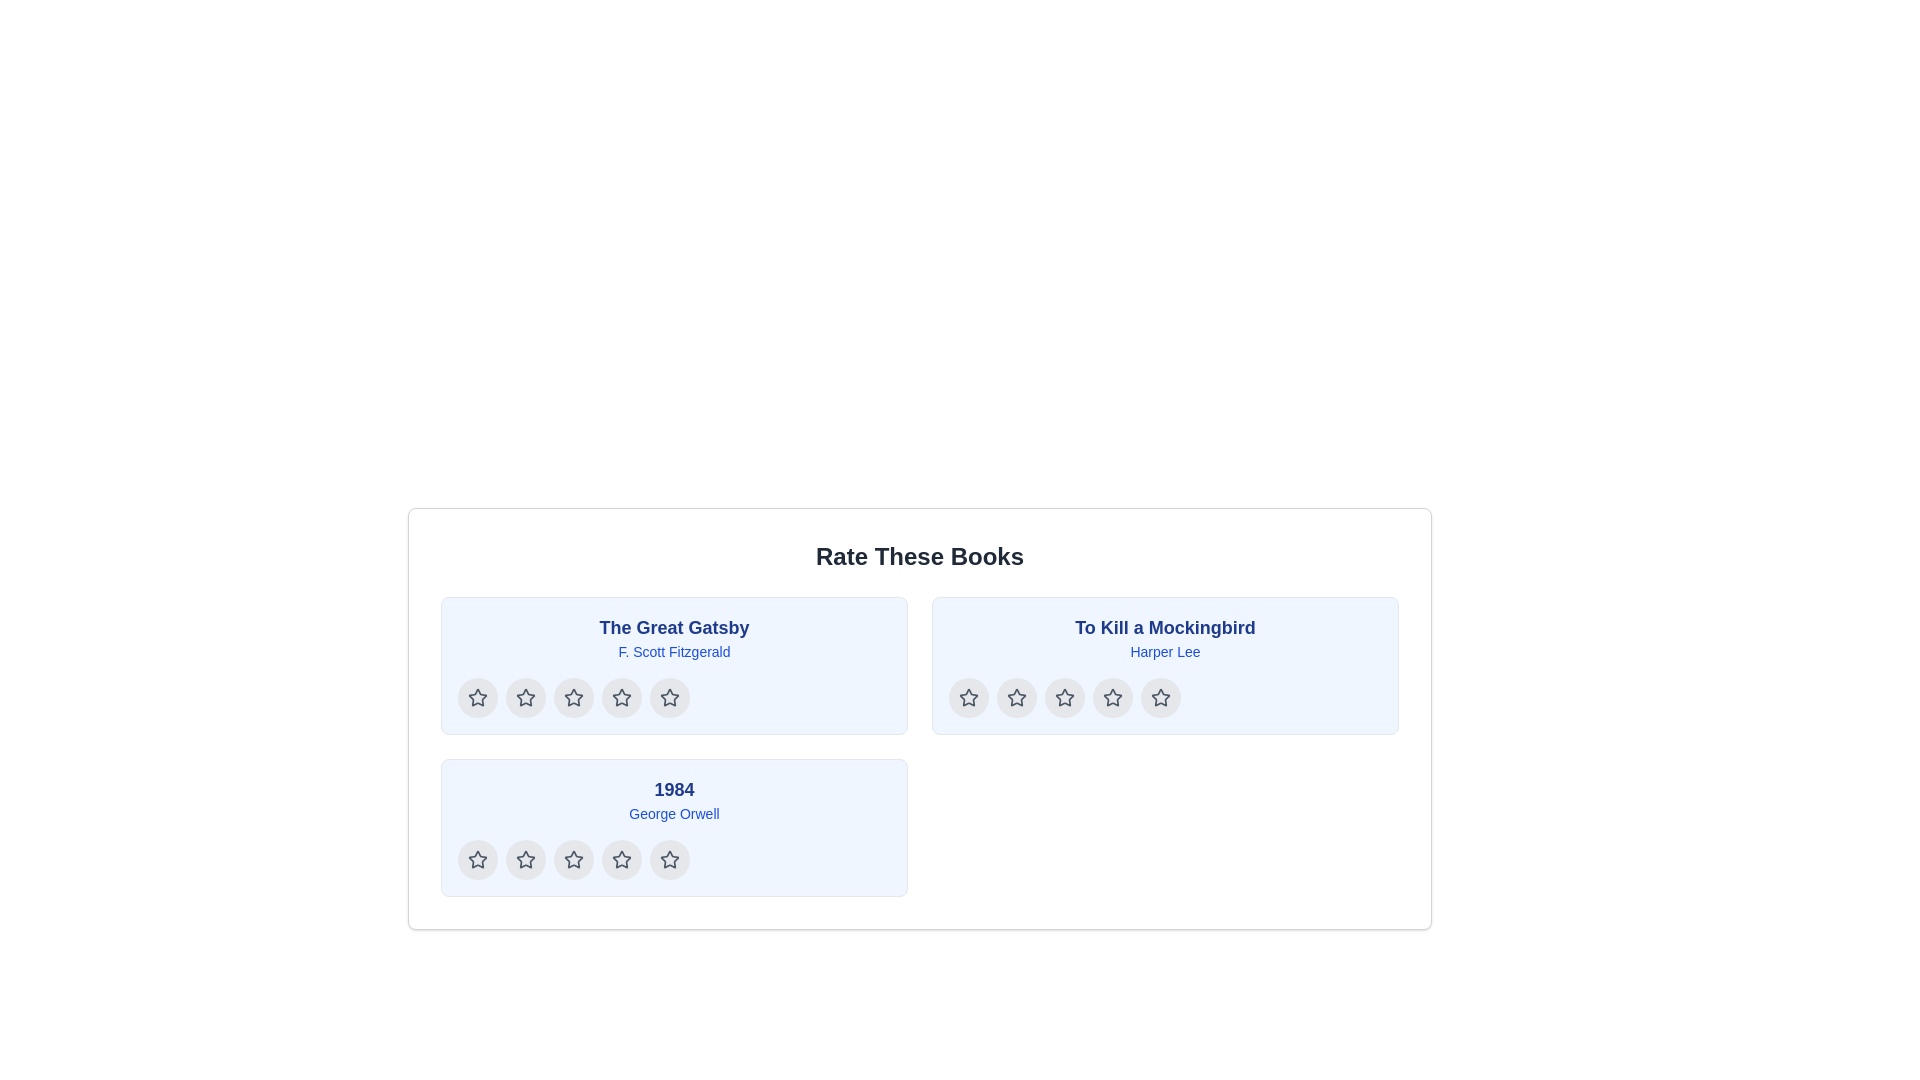 Image resolution: width=1920 pixels, height=1080 pixels. What do you see at coordinates (573, 696) in the screenshot?
I see `the third star in the rating mechanism under the section titled 'The Great Gatsby'` at bounding box center [573, 696].